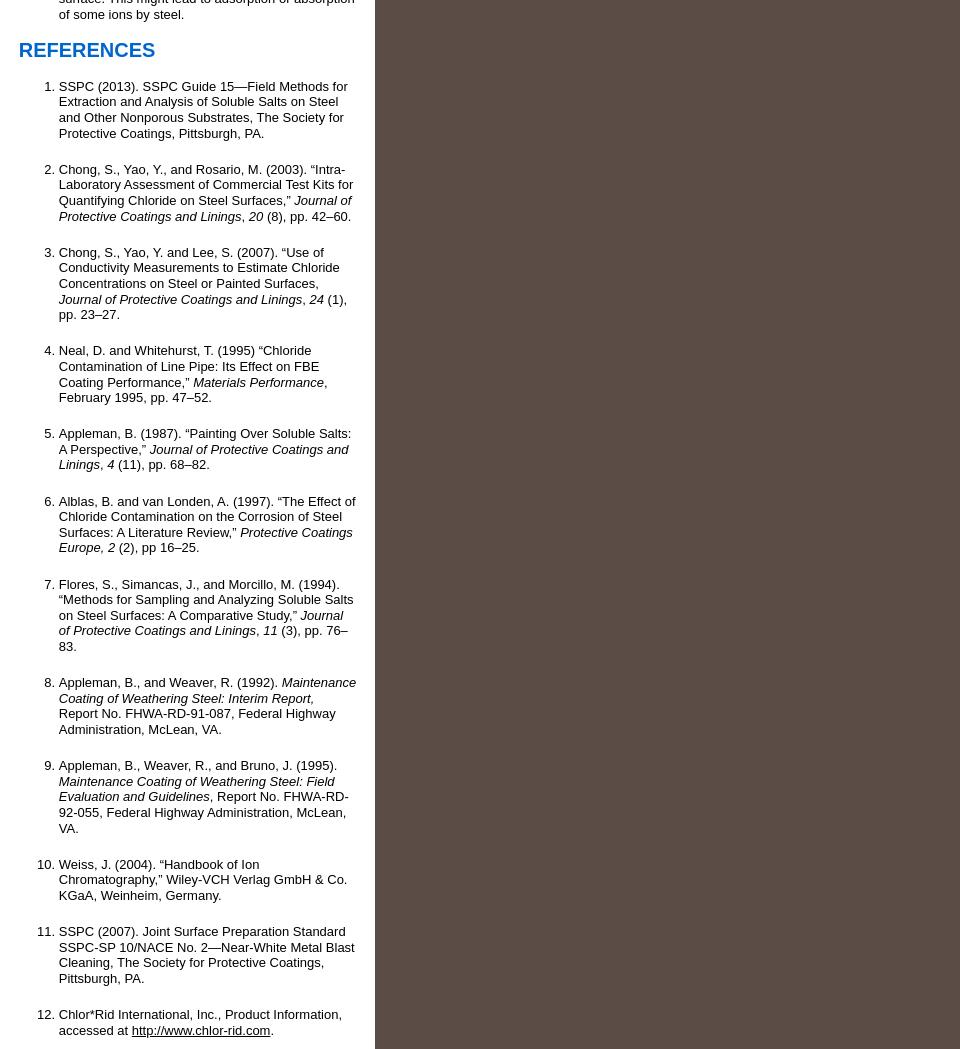 The image size is (960, 1049). Describe the element at coordinates (56, 764) in the screenshot. I see `'Appleman, B., Weaver, R., and Bruno, J.  (1995).'` at that location.